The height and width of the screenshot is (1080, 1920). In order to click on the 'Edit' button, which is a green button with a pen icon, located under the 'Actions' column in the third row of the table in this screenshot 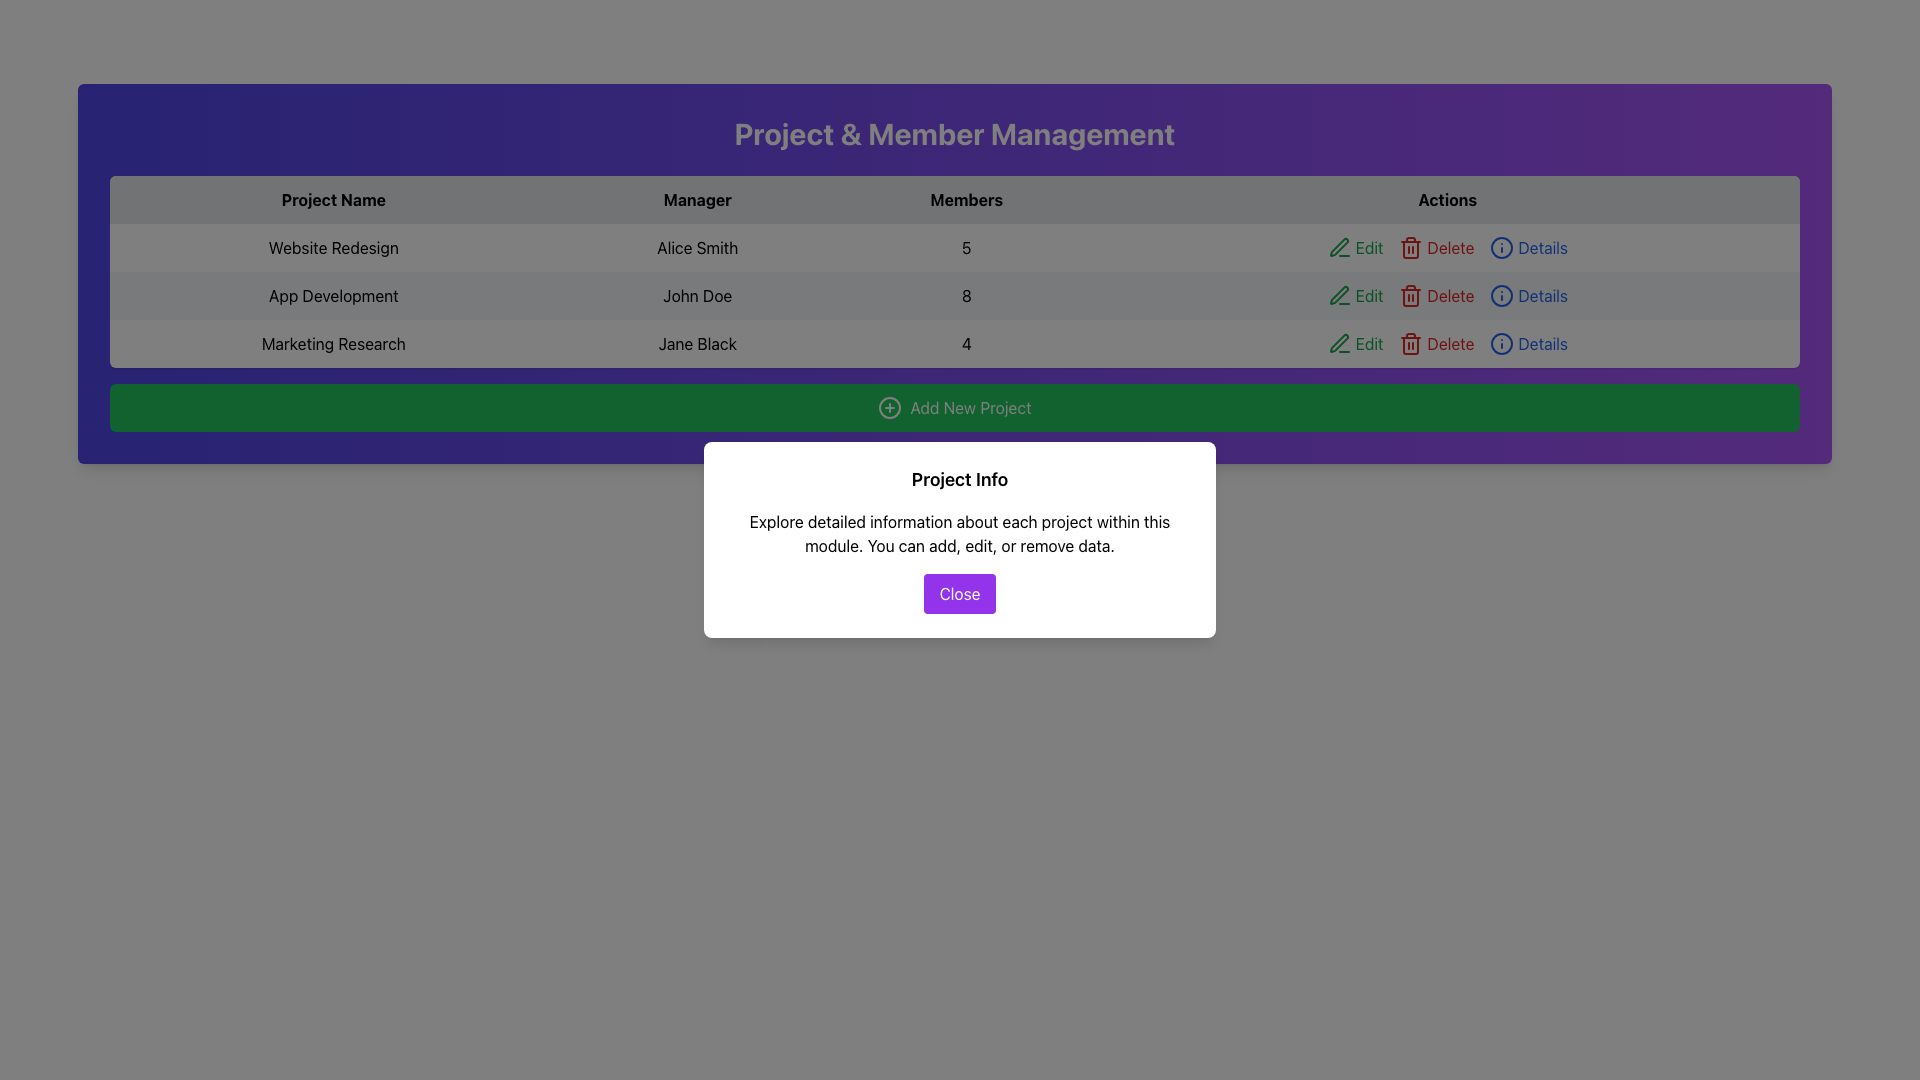, I will do `click(1355, 342)`.